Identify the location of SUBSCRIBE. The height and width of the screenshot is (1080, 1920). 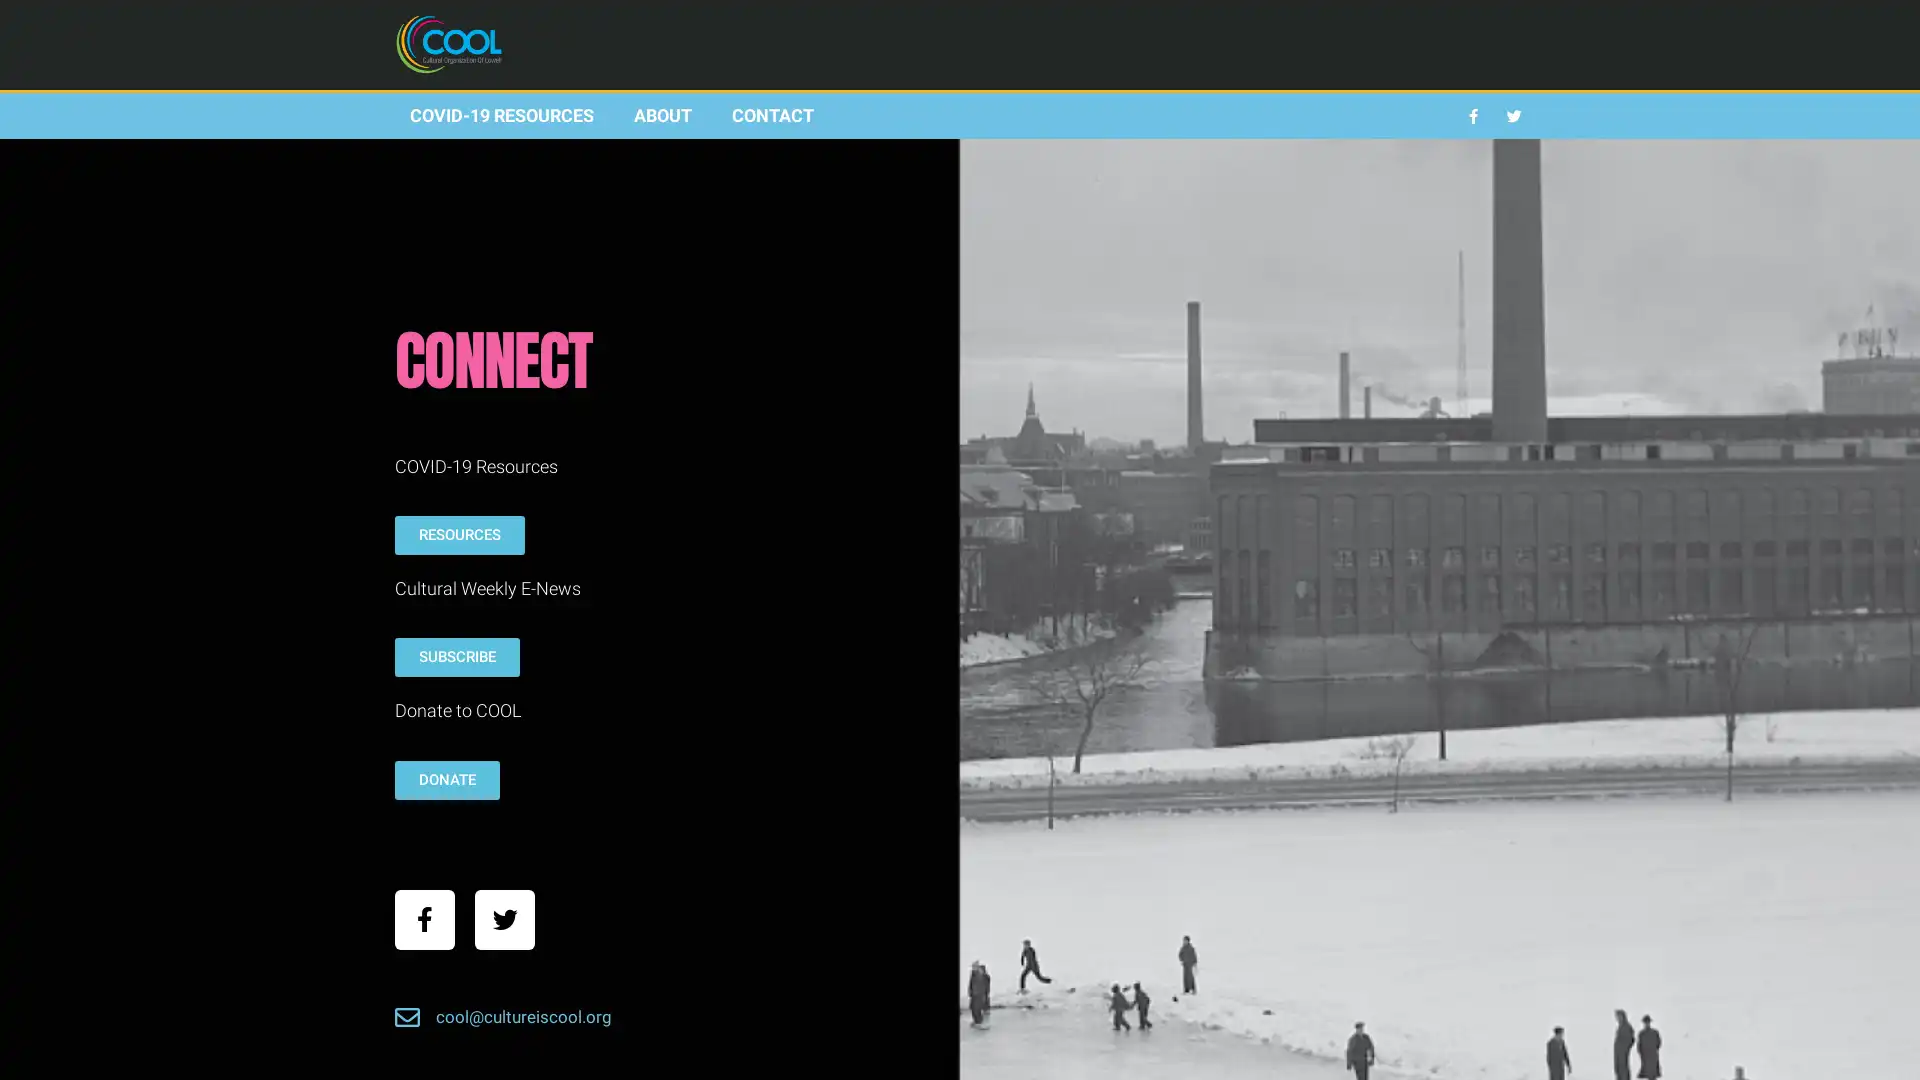
(456, 657).